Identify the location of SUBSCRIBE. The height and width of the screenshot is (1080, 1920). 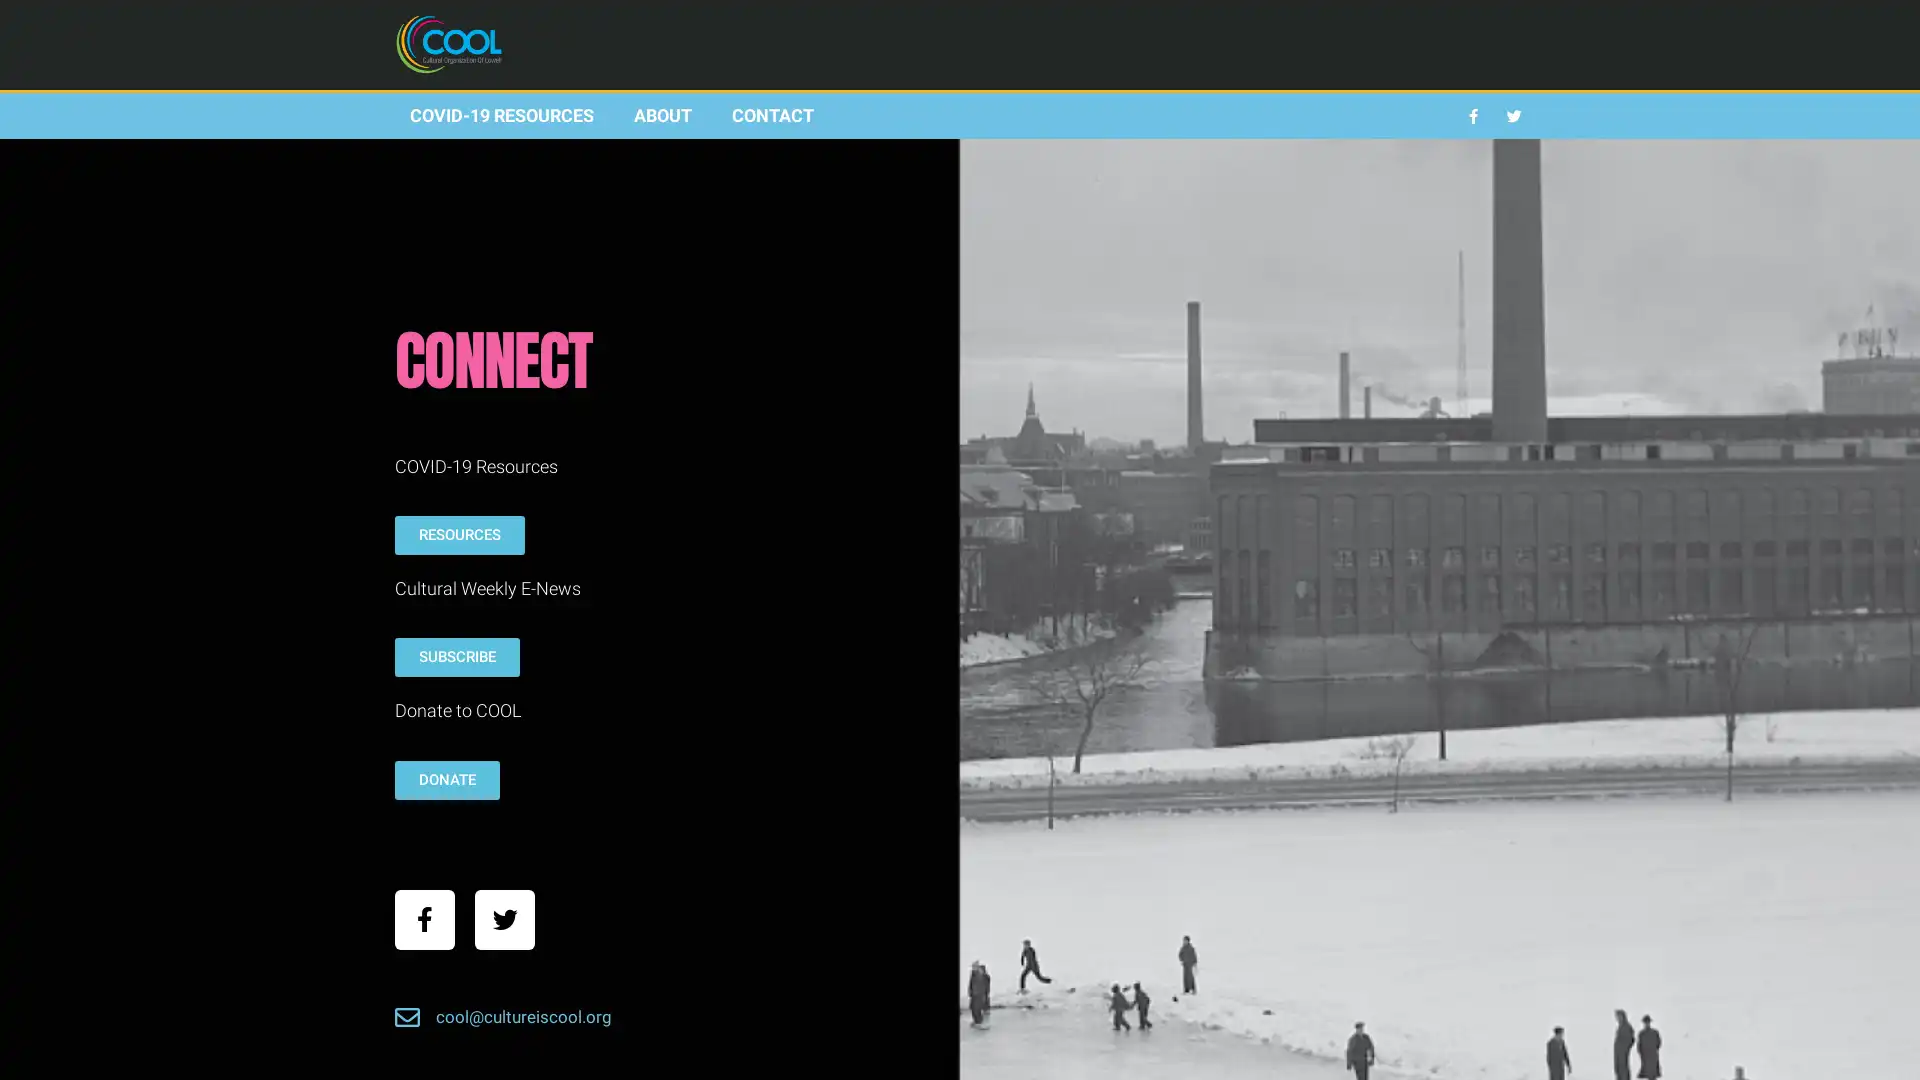
(456, 657).